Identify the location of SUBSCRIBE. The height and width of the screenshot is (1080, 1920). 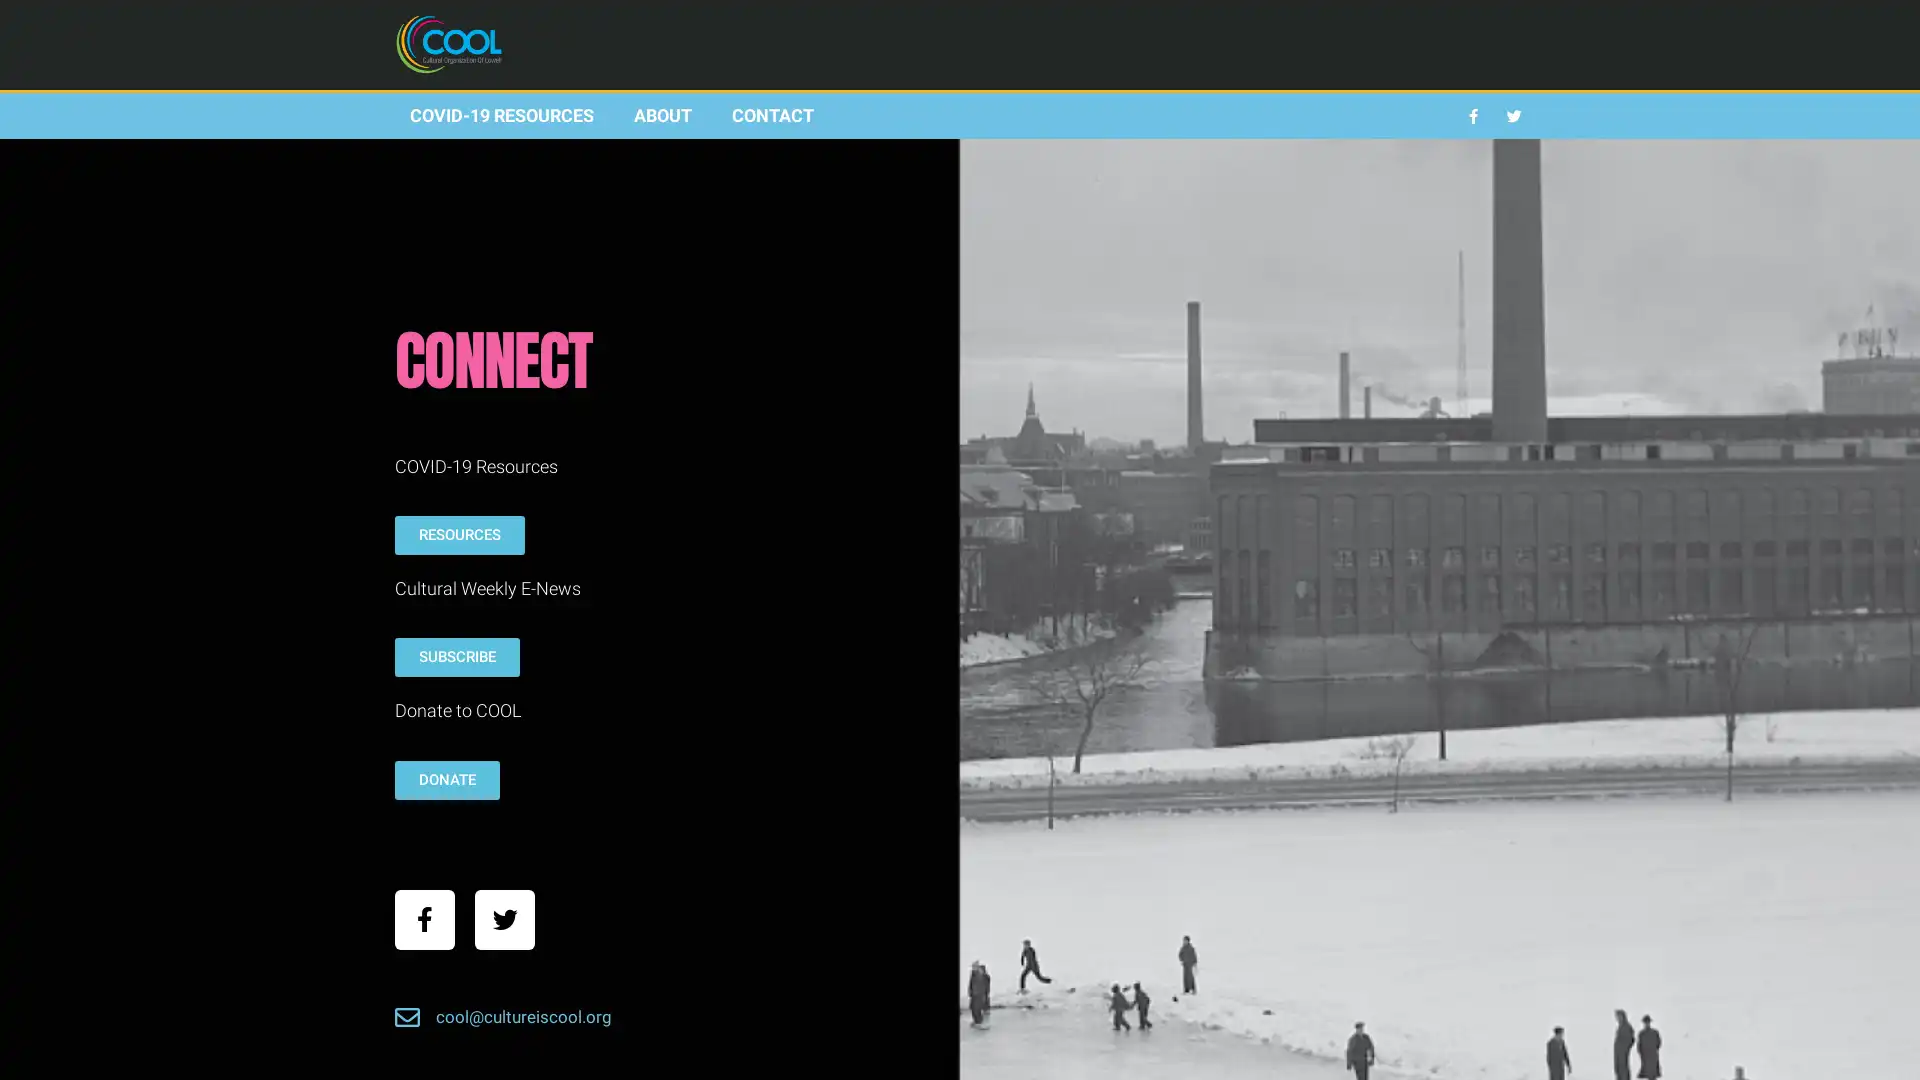
(456, 657).